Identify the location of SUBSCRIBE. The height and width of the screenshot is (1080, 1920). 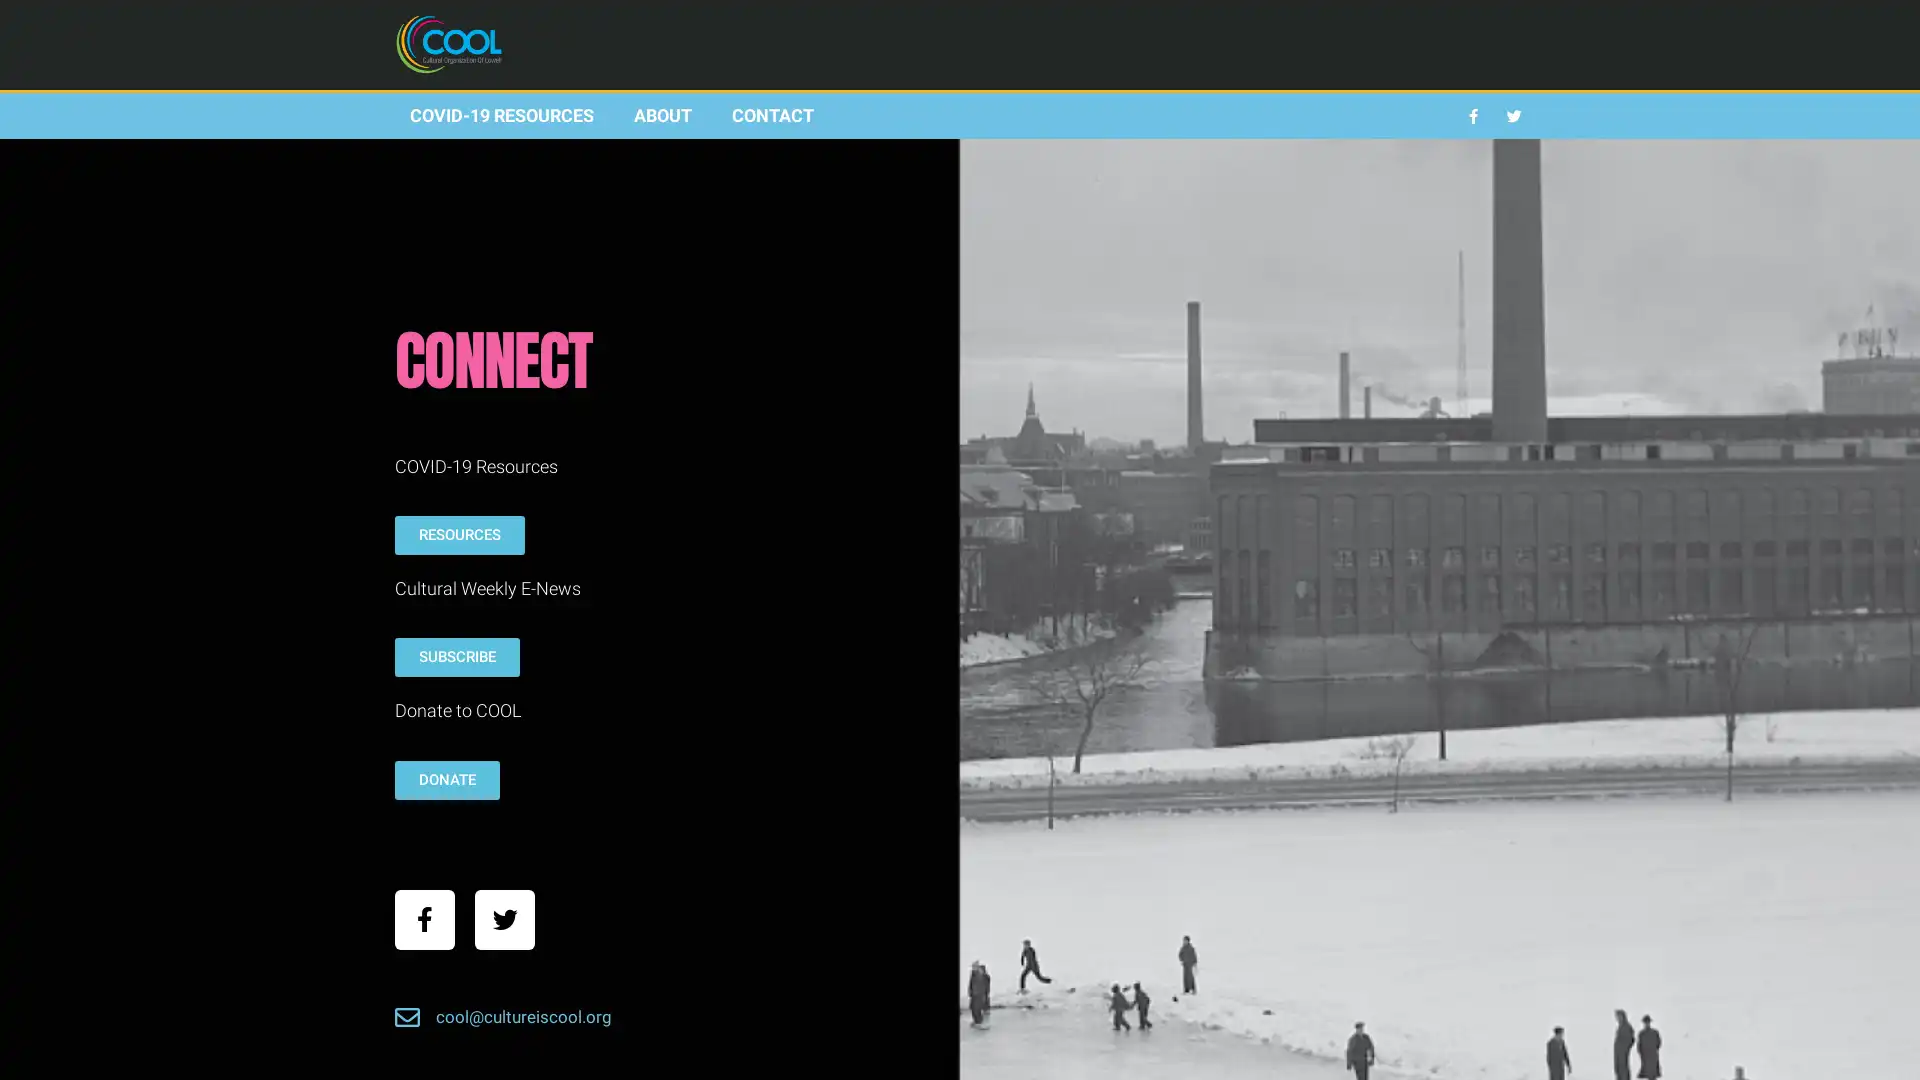
(456, 657).